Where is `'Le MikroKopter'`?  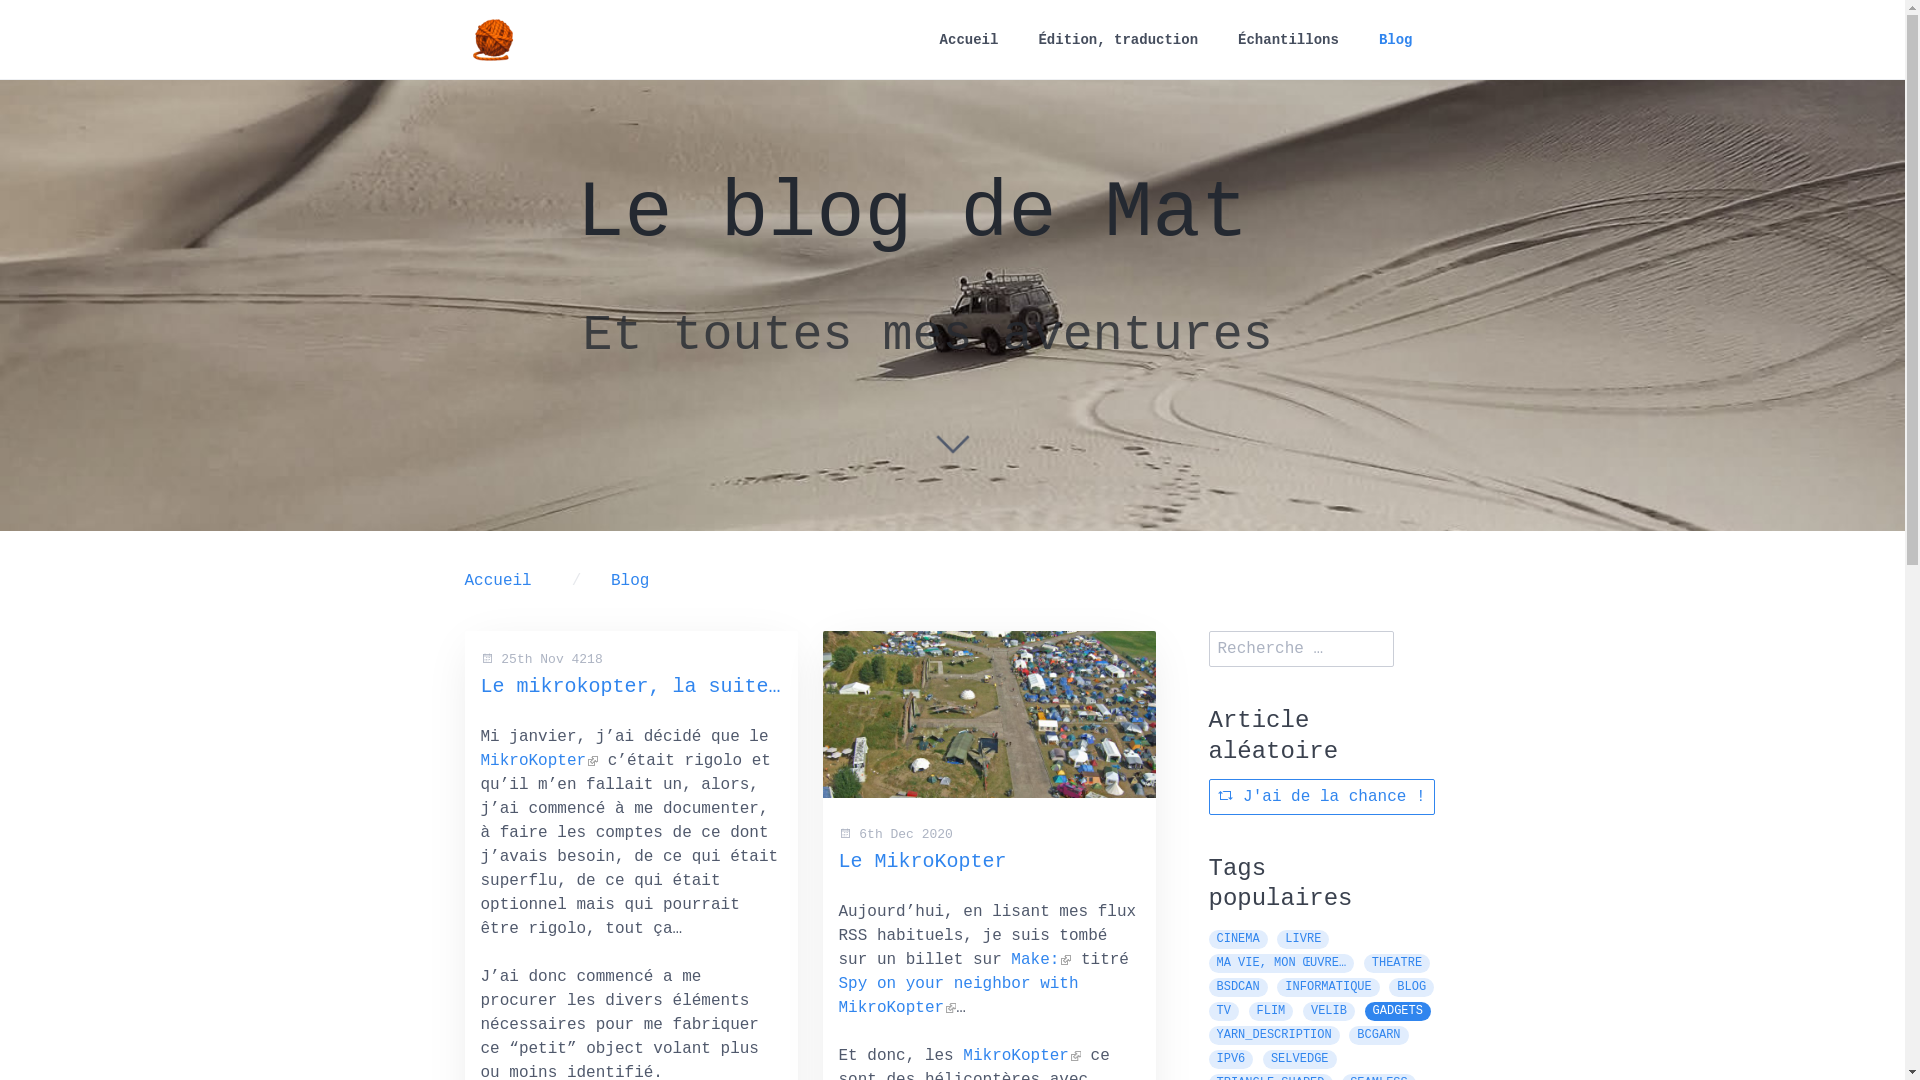
'Le MikroKopter' is located at coordinates (920, 860).